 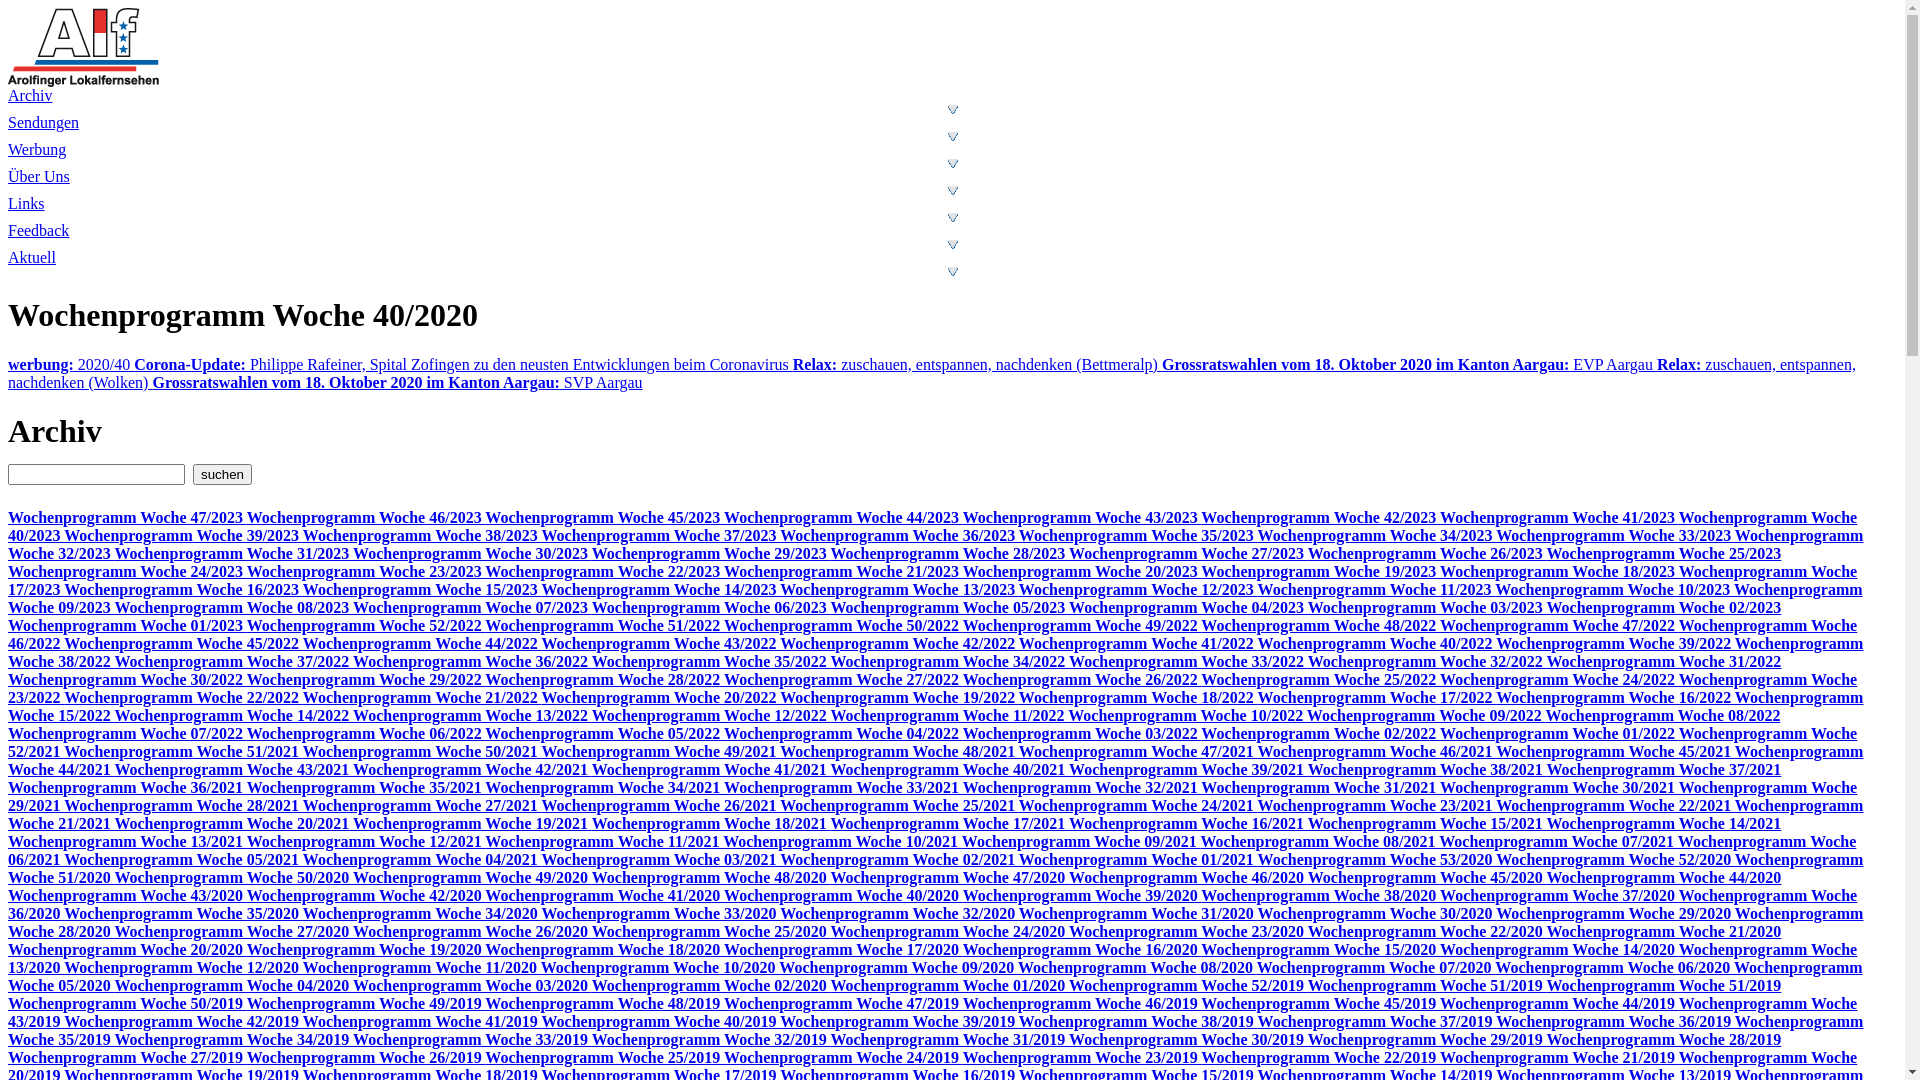 I want to click on 'Wochenprogramm Woche 36/2022', so click(x=471, y=661).